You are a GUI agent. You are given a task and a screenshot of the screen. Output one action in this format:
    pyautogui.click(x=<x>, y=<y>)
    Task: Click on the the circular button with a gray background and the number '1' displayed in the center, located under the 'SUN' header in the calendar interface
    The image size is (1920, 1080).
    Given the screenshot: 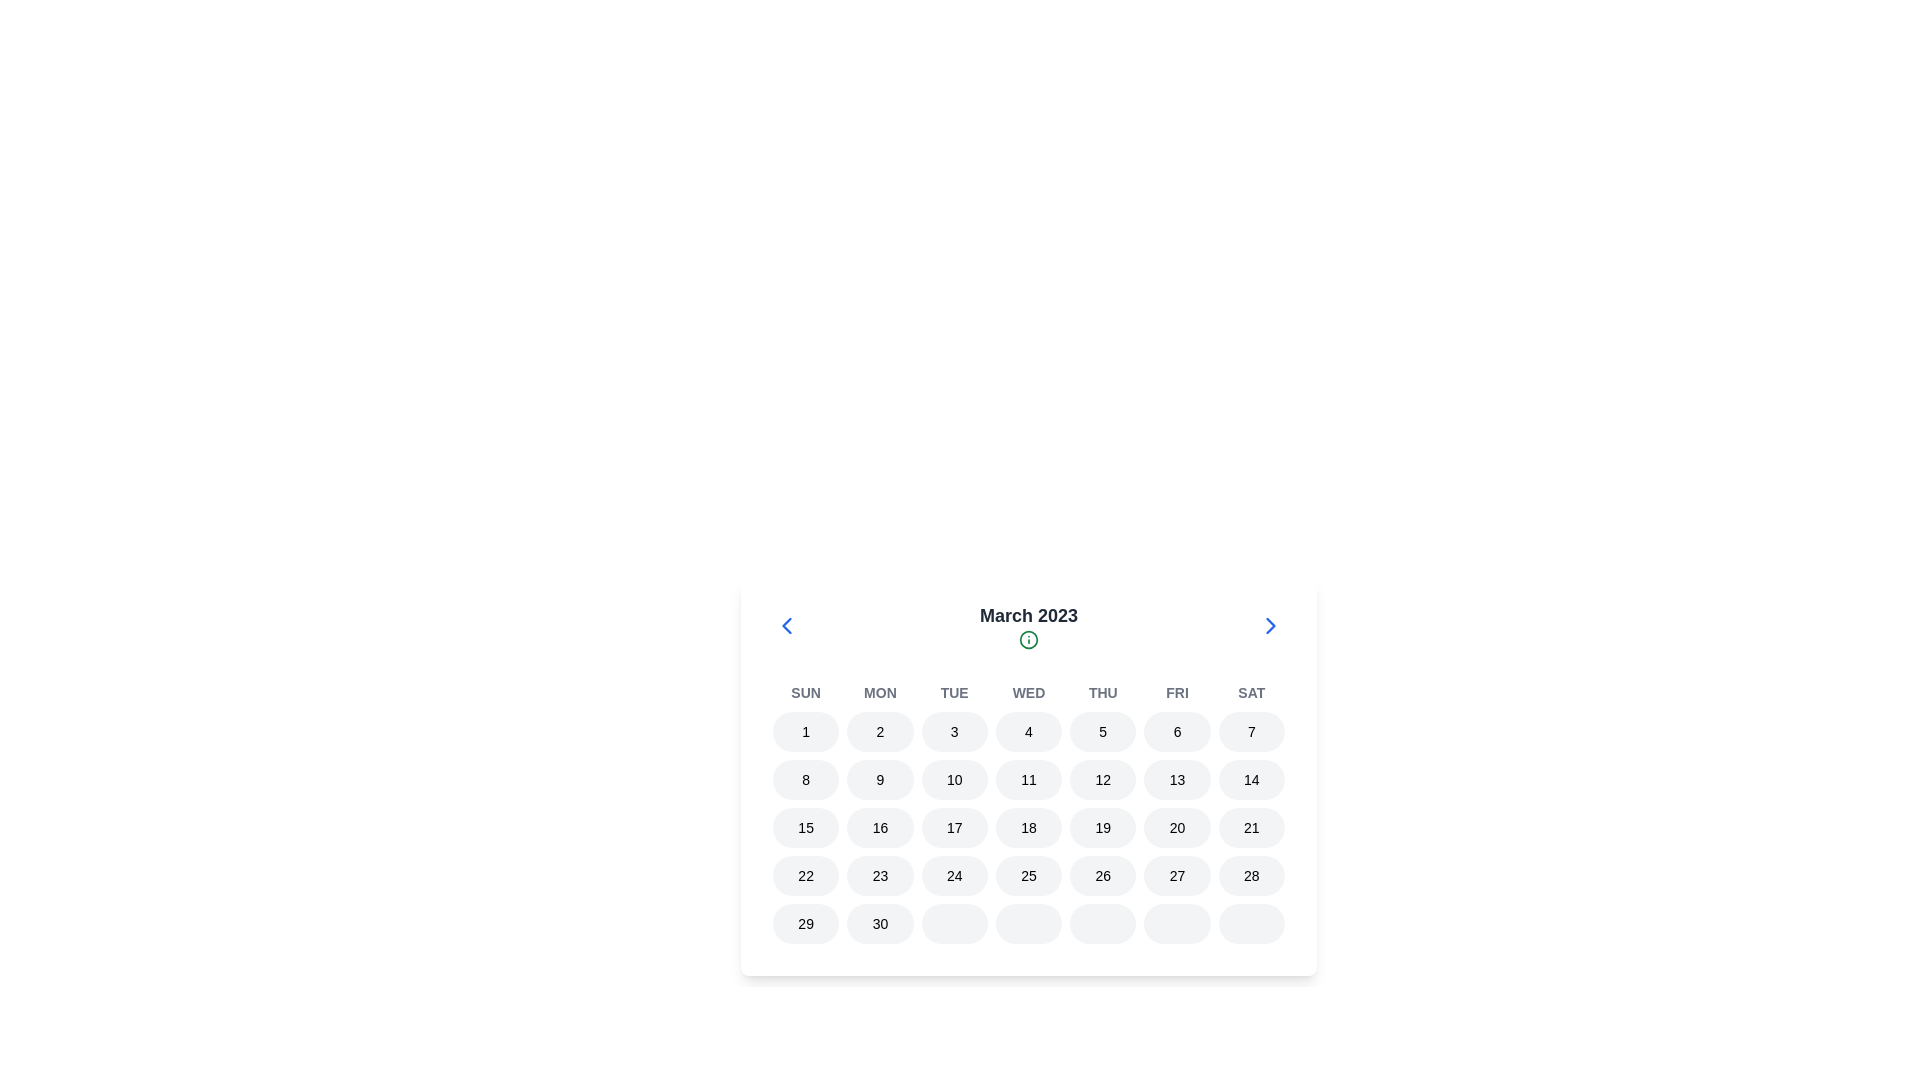 What is the action you would take?
    pyautogui.click(x=806, y=732)
    